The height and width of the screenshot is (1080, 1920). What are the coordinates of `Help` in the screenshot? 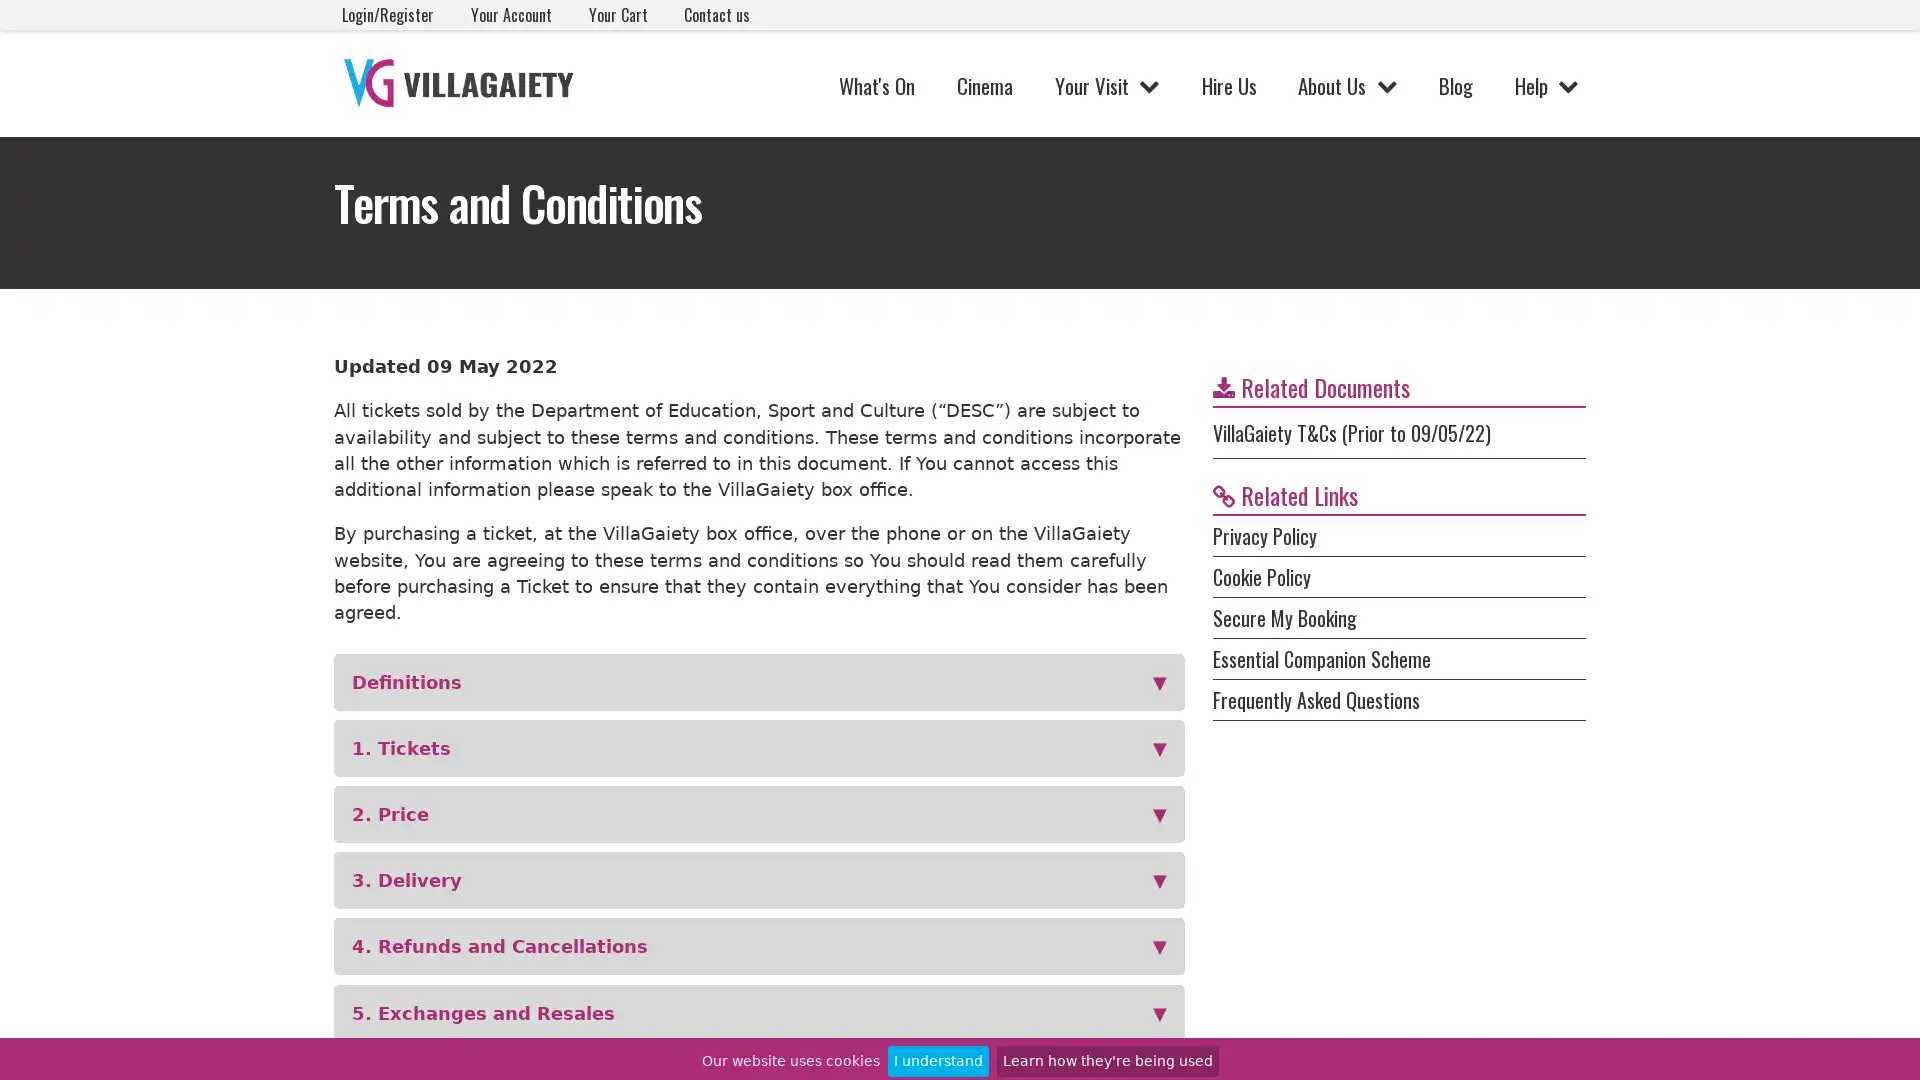 It's located at (1545, 84).